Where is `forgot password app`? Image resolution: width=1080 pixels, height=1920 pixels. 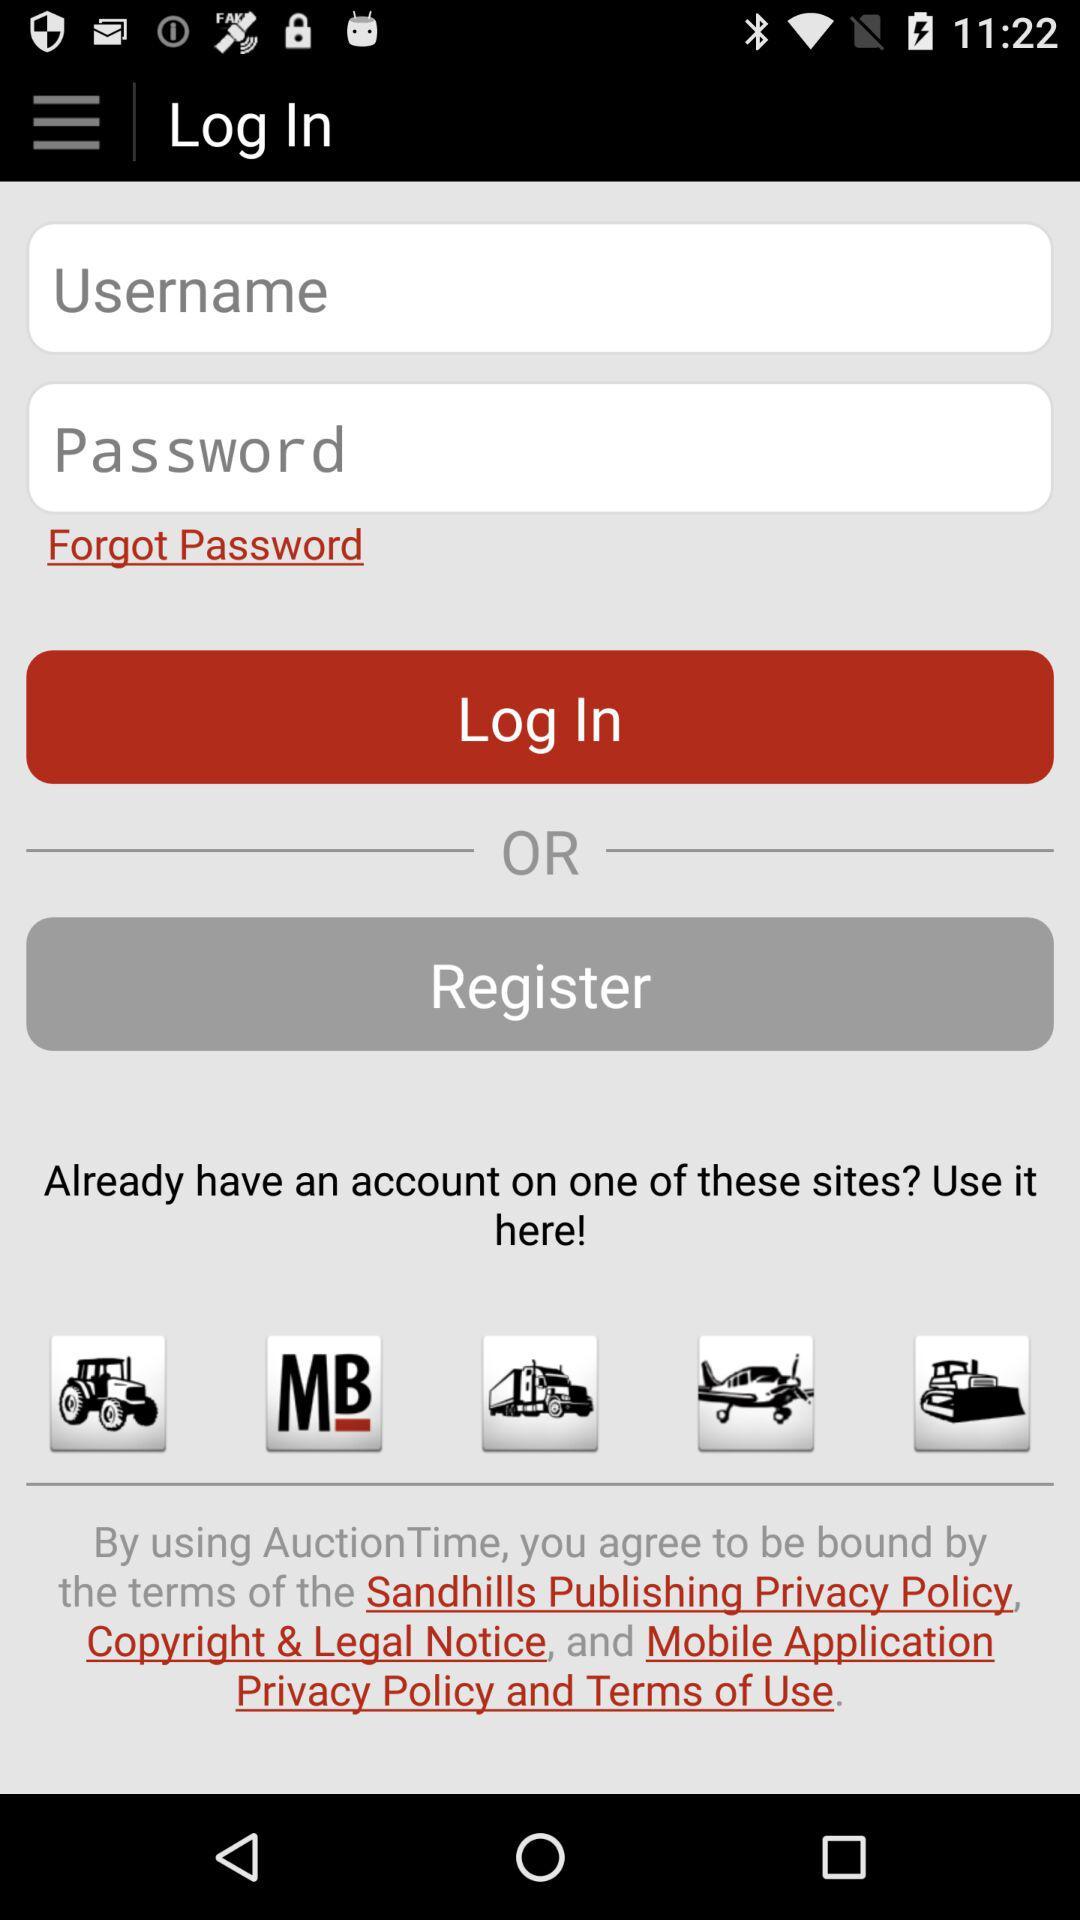 forgot password app is located at coordinates (205, 542).